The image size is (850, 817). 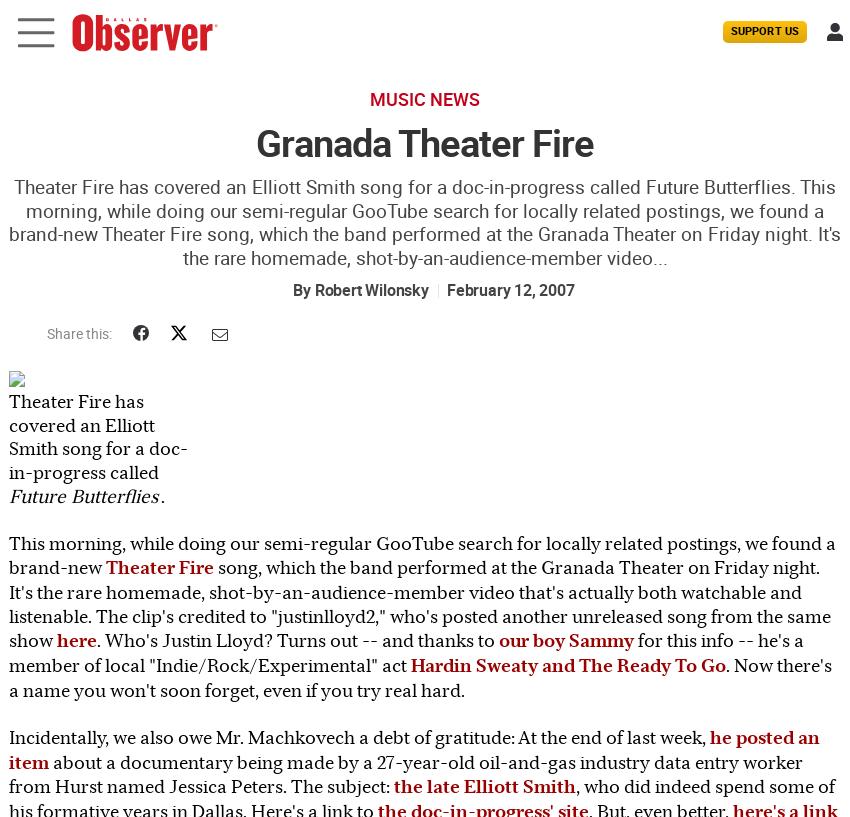 What do you see at coordinates (425, 100) in the screenshot?
I see `'Music News'` at bounding box center [425, 100].